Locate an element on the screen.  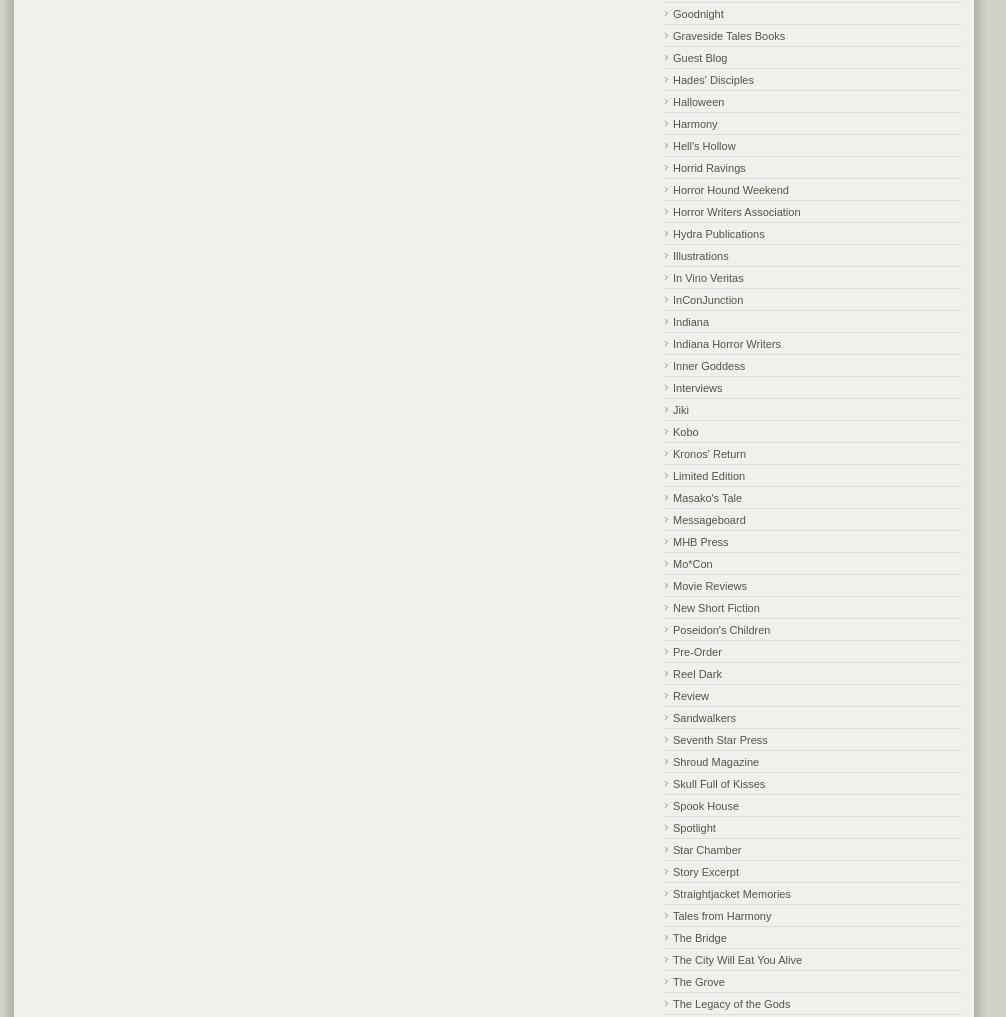
'Masako's Tale' is located at coordinates (707, 496).